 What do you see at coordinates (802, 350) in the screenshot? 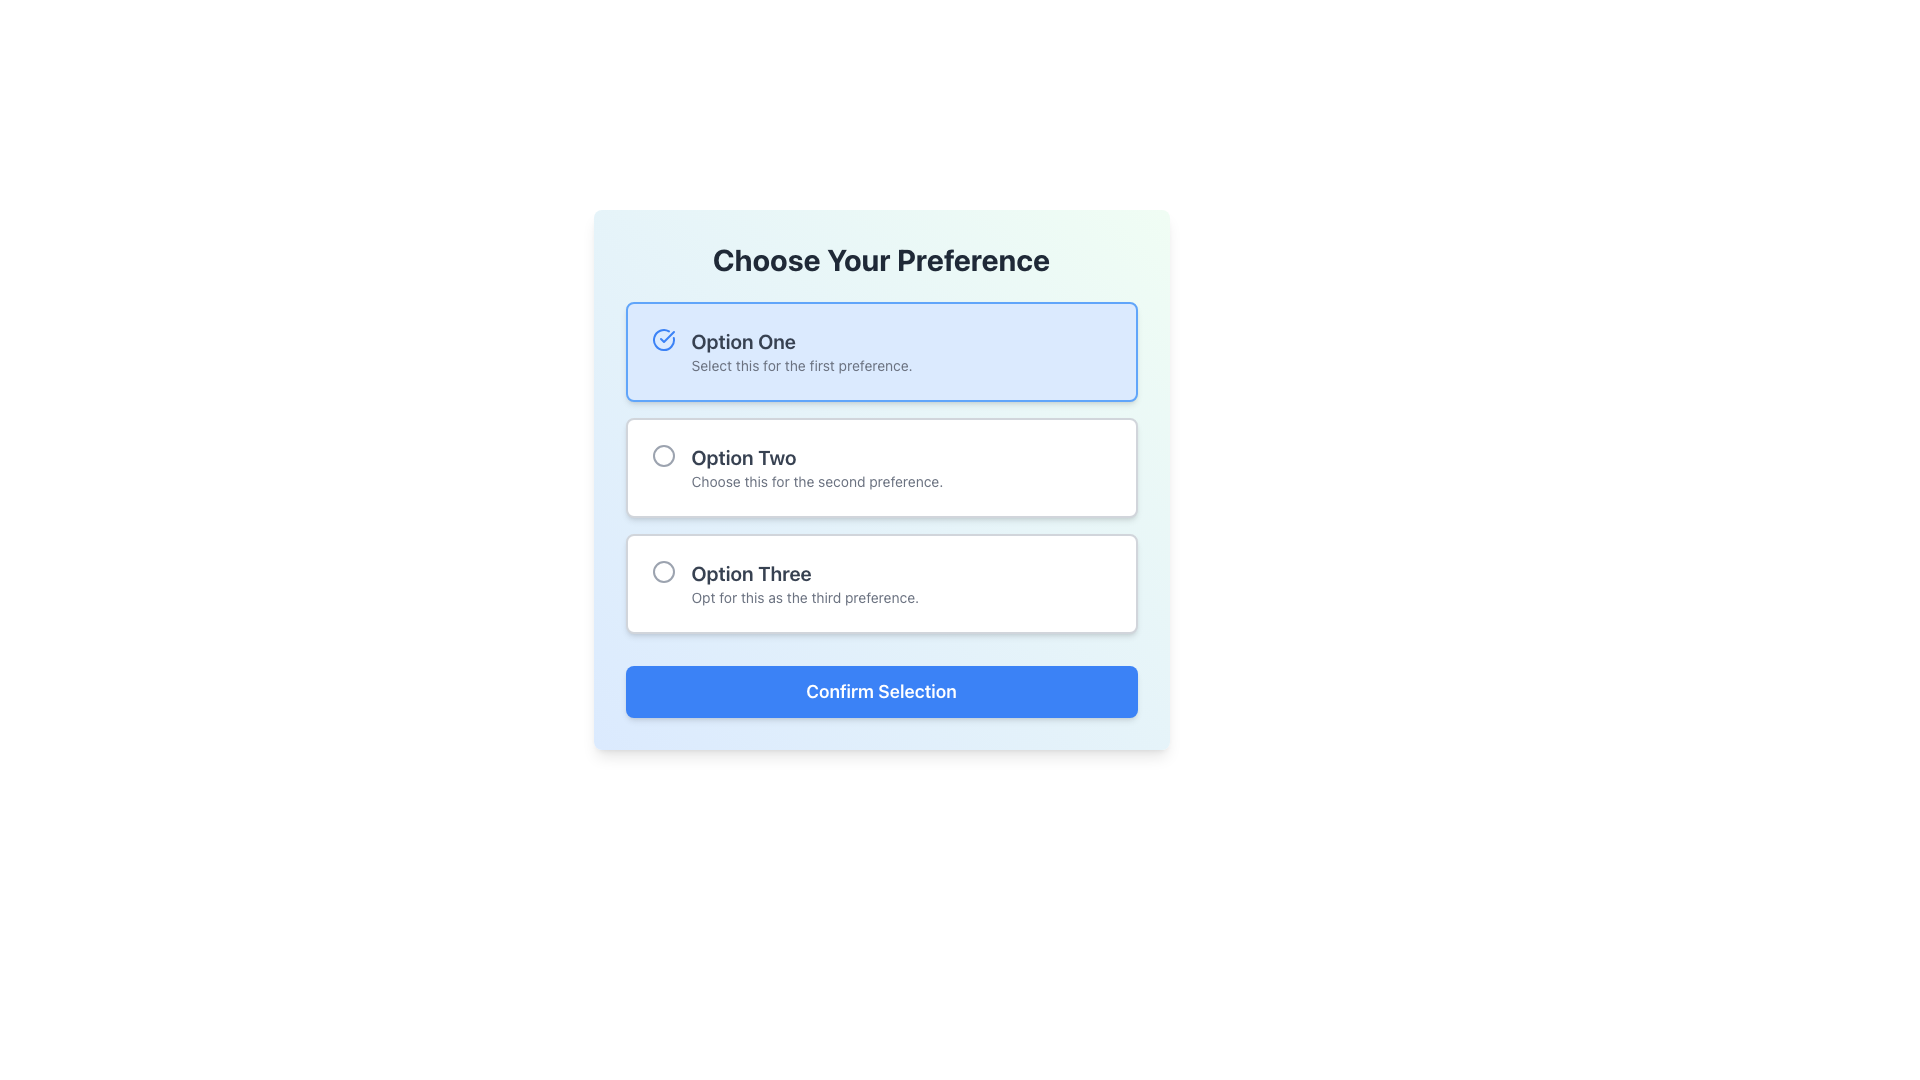
I see `text presentation containing the title 'Option One' and the subtitle 'Select this for the first preference.'` at bounding box center [802, 350].